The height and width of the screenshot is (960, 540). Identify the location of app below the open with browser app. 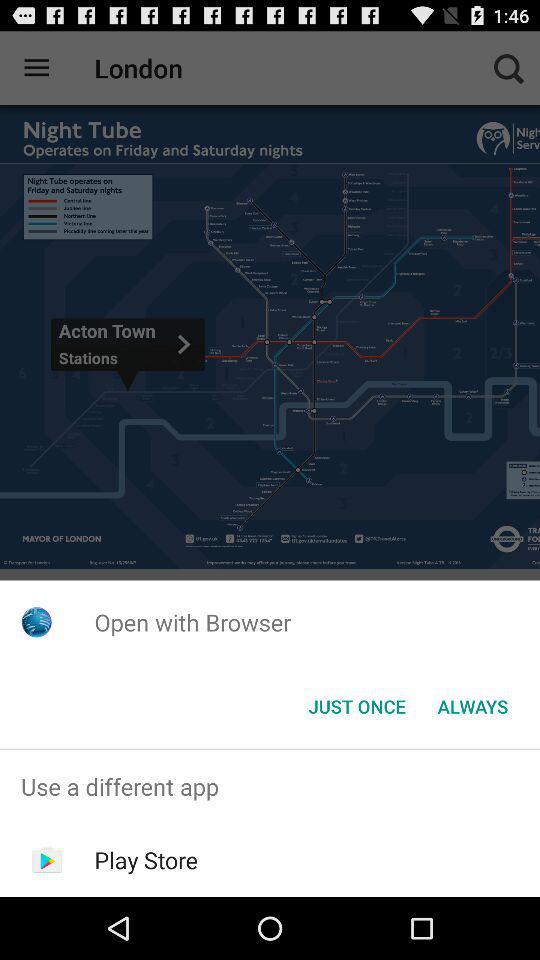
(356, 706).